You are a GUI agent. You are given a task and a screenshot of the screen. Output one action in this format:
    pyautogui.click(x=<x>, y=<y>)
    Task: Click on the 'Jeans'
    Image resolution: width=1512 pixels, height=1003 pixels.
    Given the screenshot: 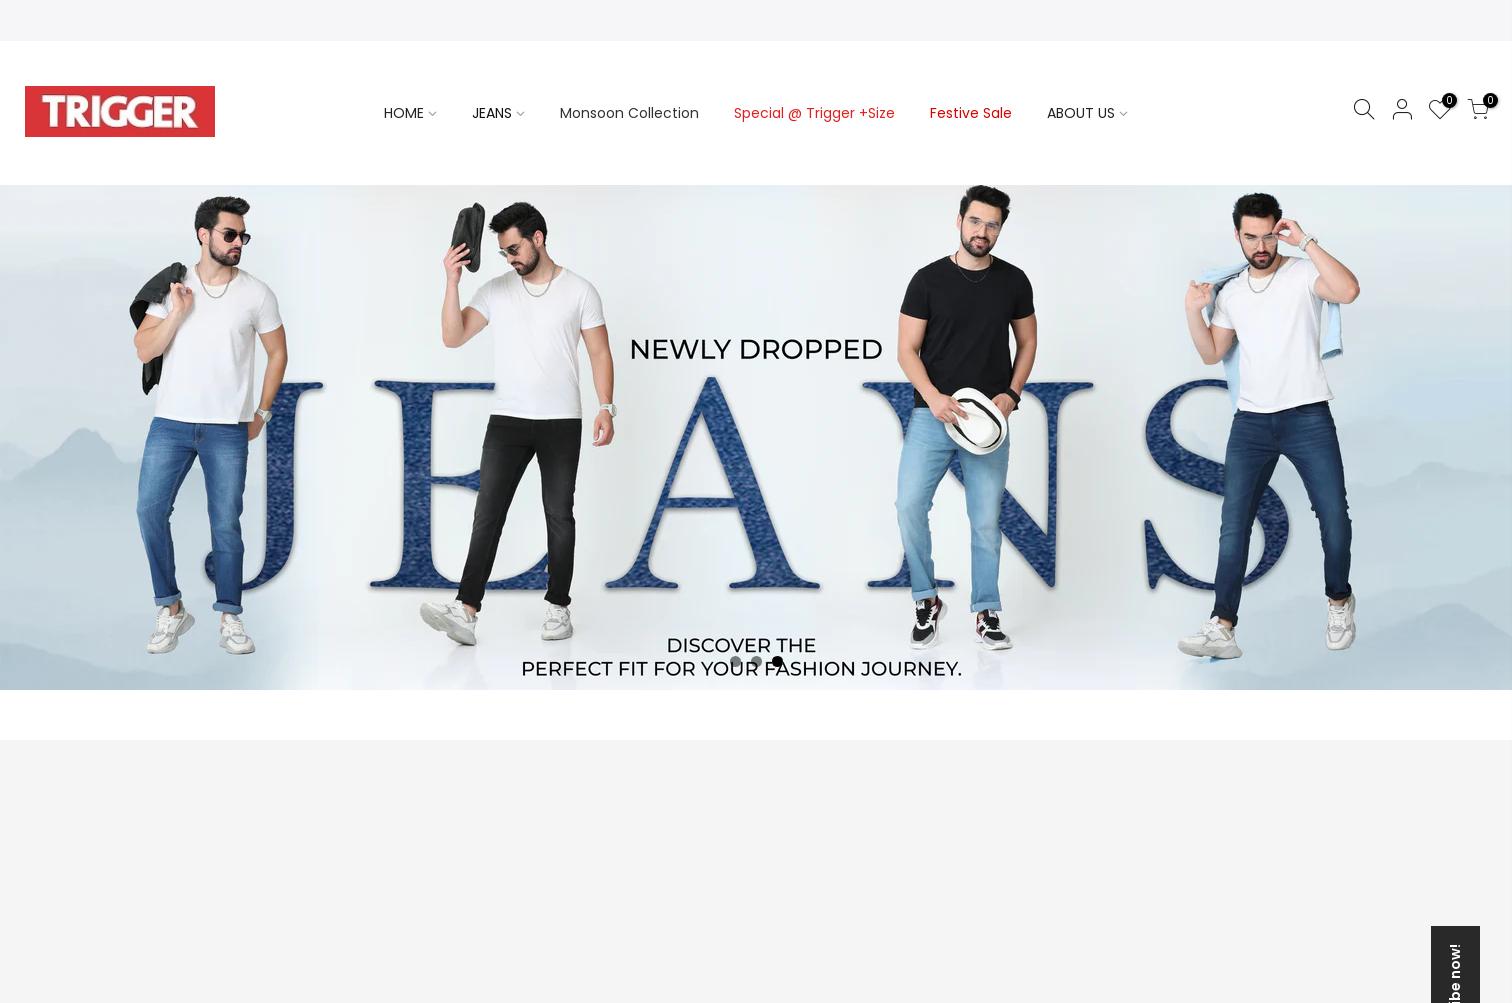 What is the action you would take?
    pyautogui.click(x=241, y=294)
    